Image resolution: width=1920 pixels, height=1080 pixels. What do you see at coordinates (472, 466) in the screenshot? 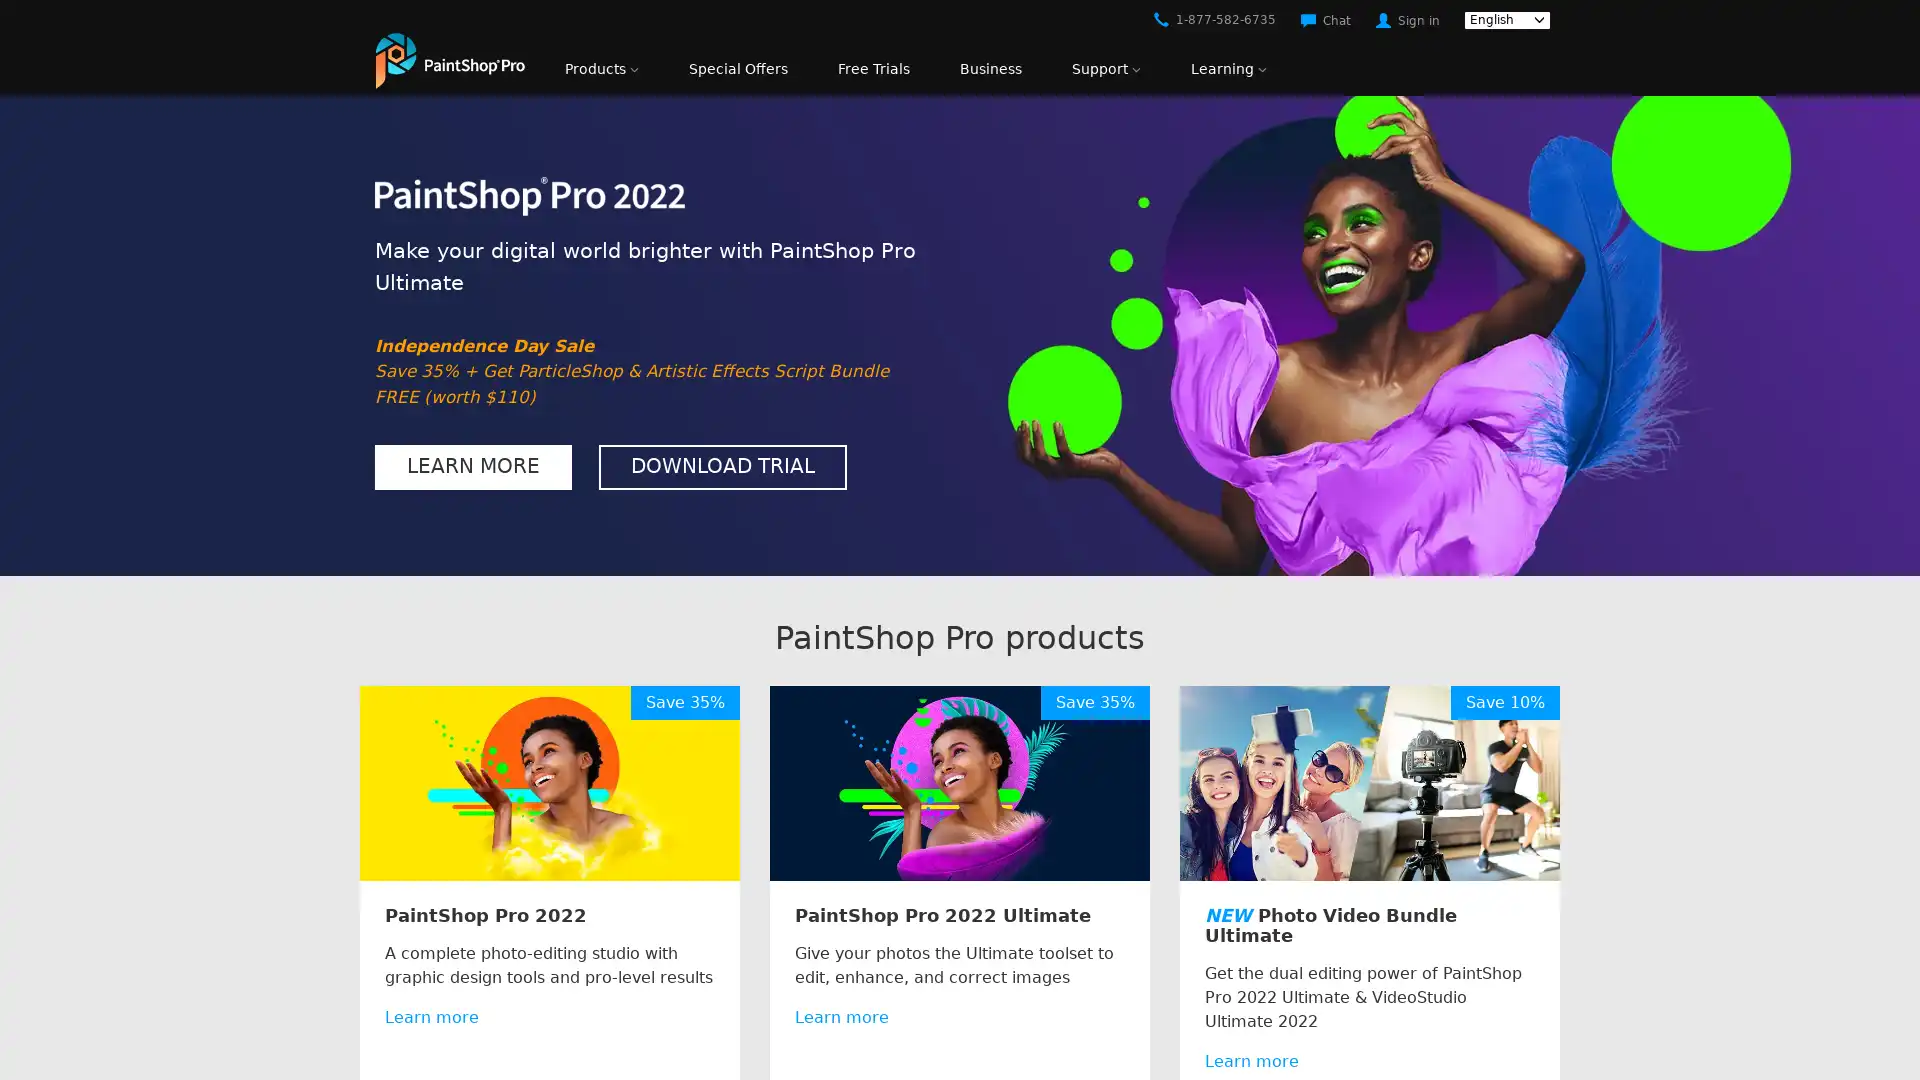
I see `LEARN MORE` at bounding box center [472, 466].